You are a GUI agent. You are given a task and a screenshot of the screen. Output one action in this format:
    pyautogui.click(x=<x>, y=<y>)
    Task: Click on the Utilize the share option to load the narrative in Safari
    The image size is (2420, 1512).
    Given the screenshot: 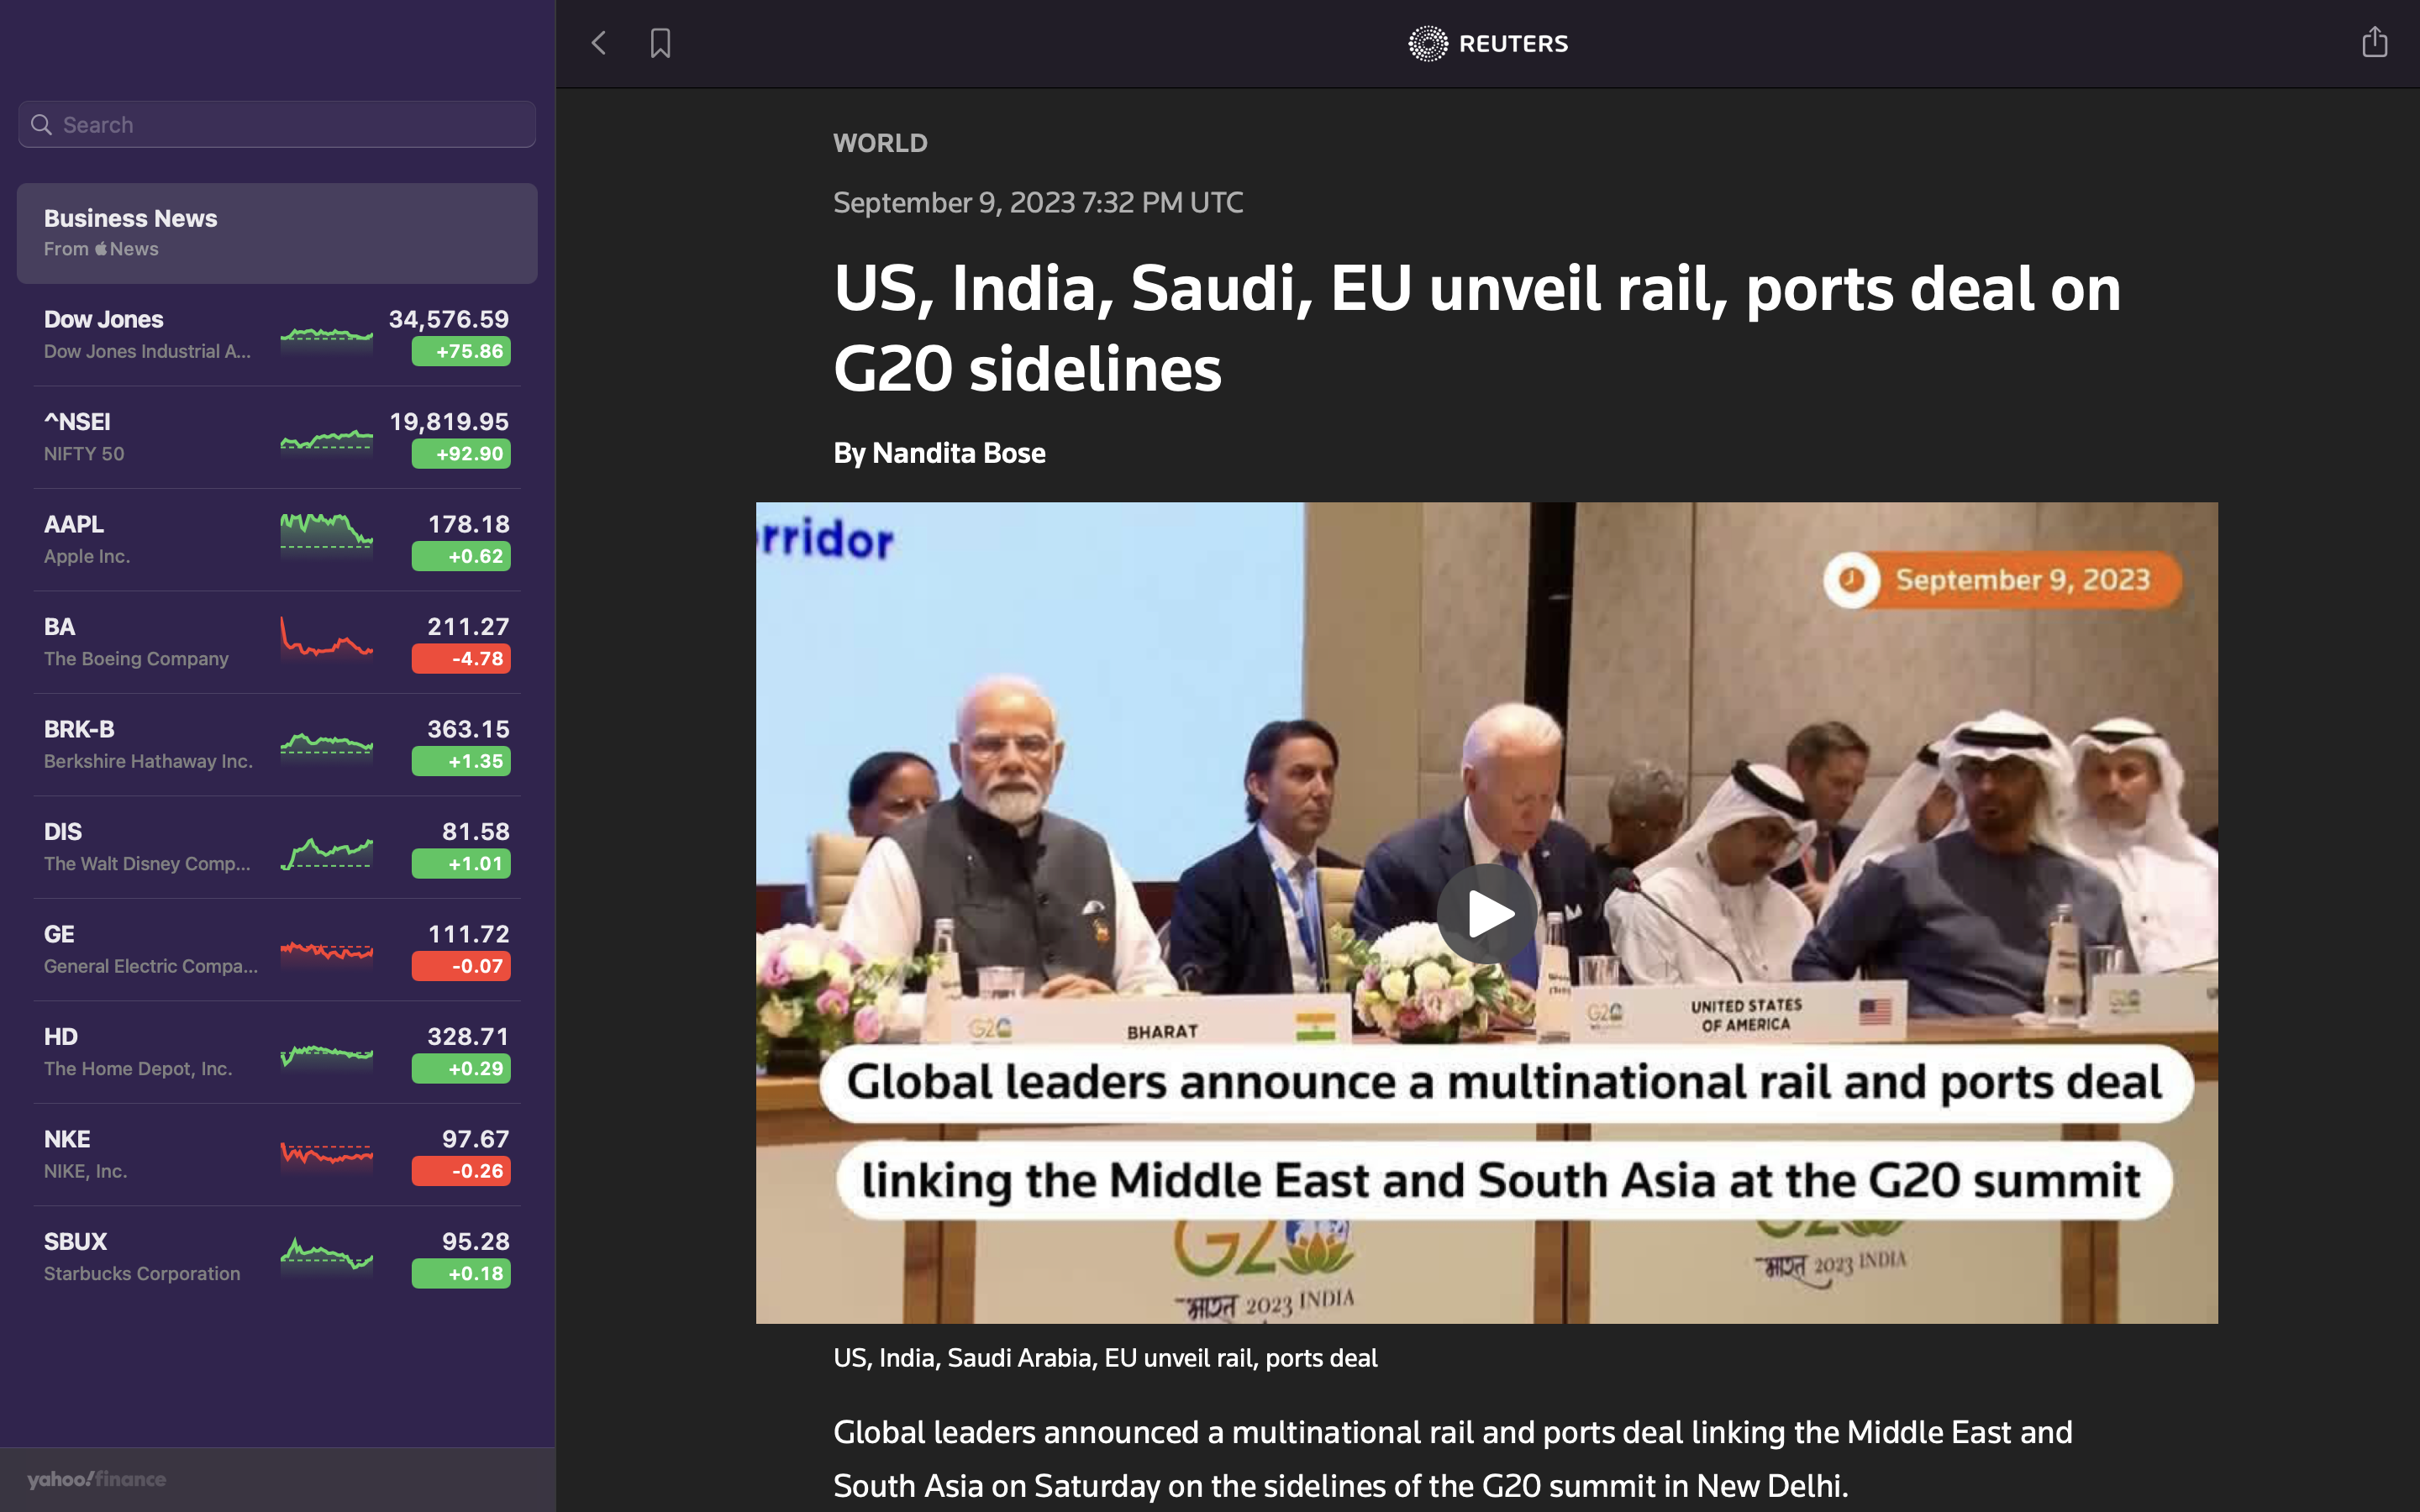 What is the action you would take?
    pyautogui.click(x=2376, y=39)
    